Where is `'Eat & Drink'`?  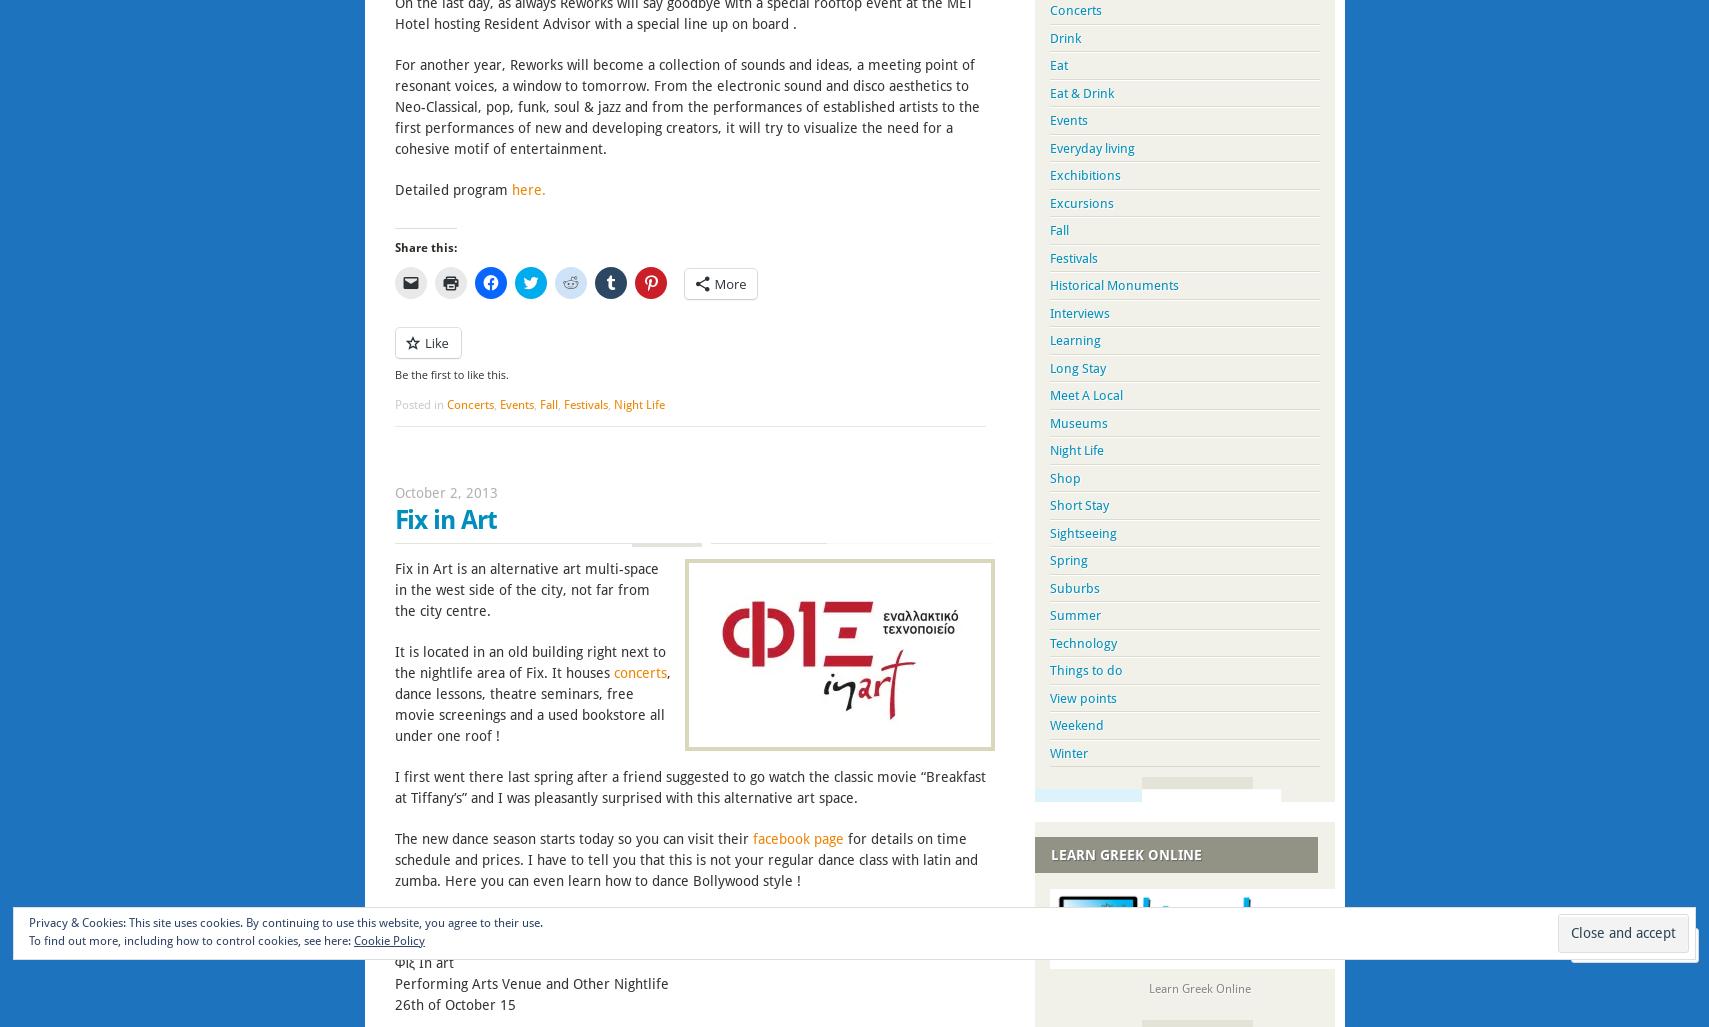
'Eat & Drink' is located at coordinates (1080, 91).